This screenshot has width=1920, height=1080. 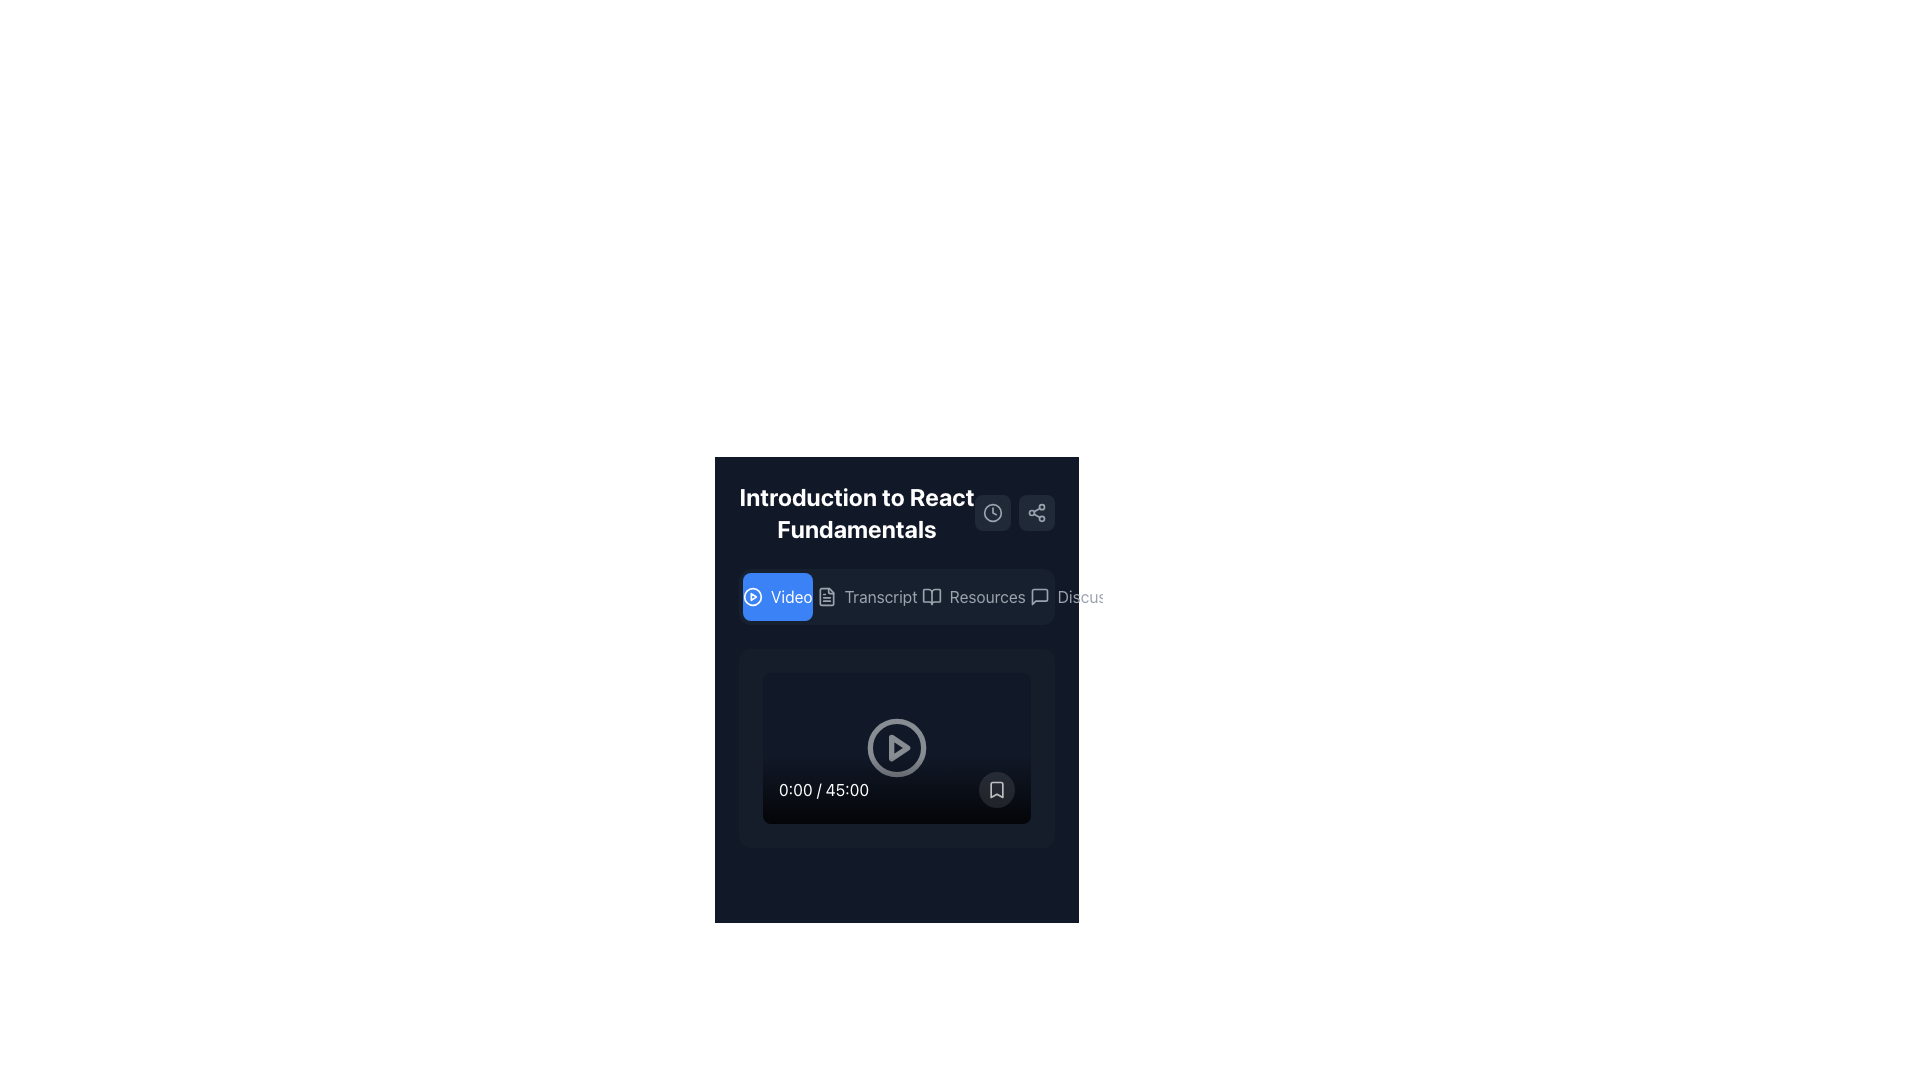 What do you see at coordinates (776, 596) in the screenshot?
I see `the first button in a row of four buttons labeled 'Video', 'Transcript', 'Resources', 'Discussion'` at bounding box center [776, 596].